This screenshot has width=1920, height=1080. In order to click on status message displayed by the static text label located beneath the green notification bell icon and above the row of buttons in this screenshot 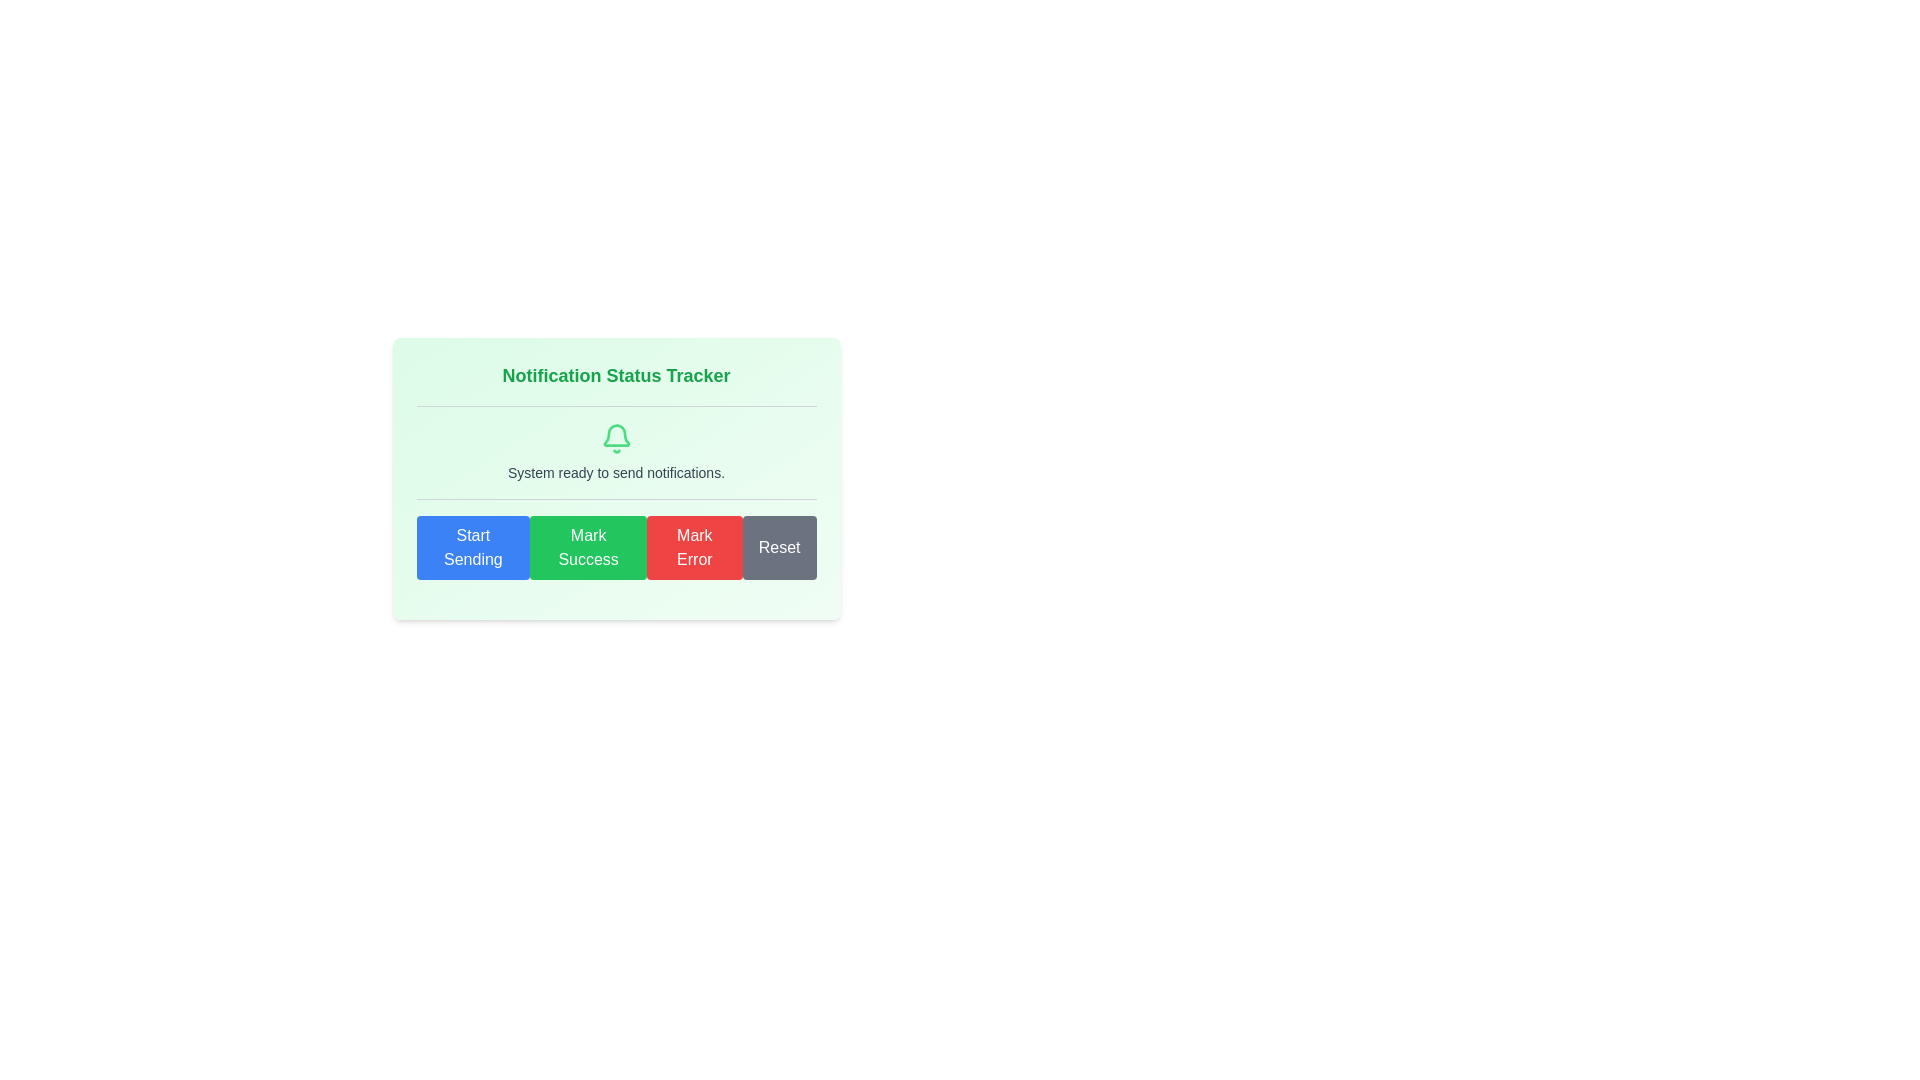, I will do `click(615, 473)`.